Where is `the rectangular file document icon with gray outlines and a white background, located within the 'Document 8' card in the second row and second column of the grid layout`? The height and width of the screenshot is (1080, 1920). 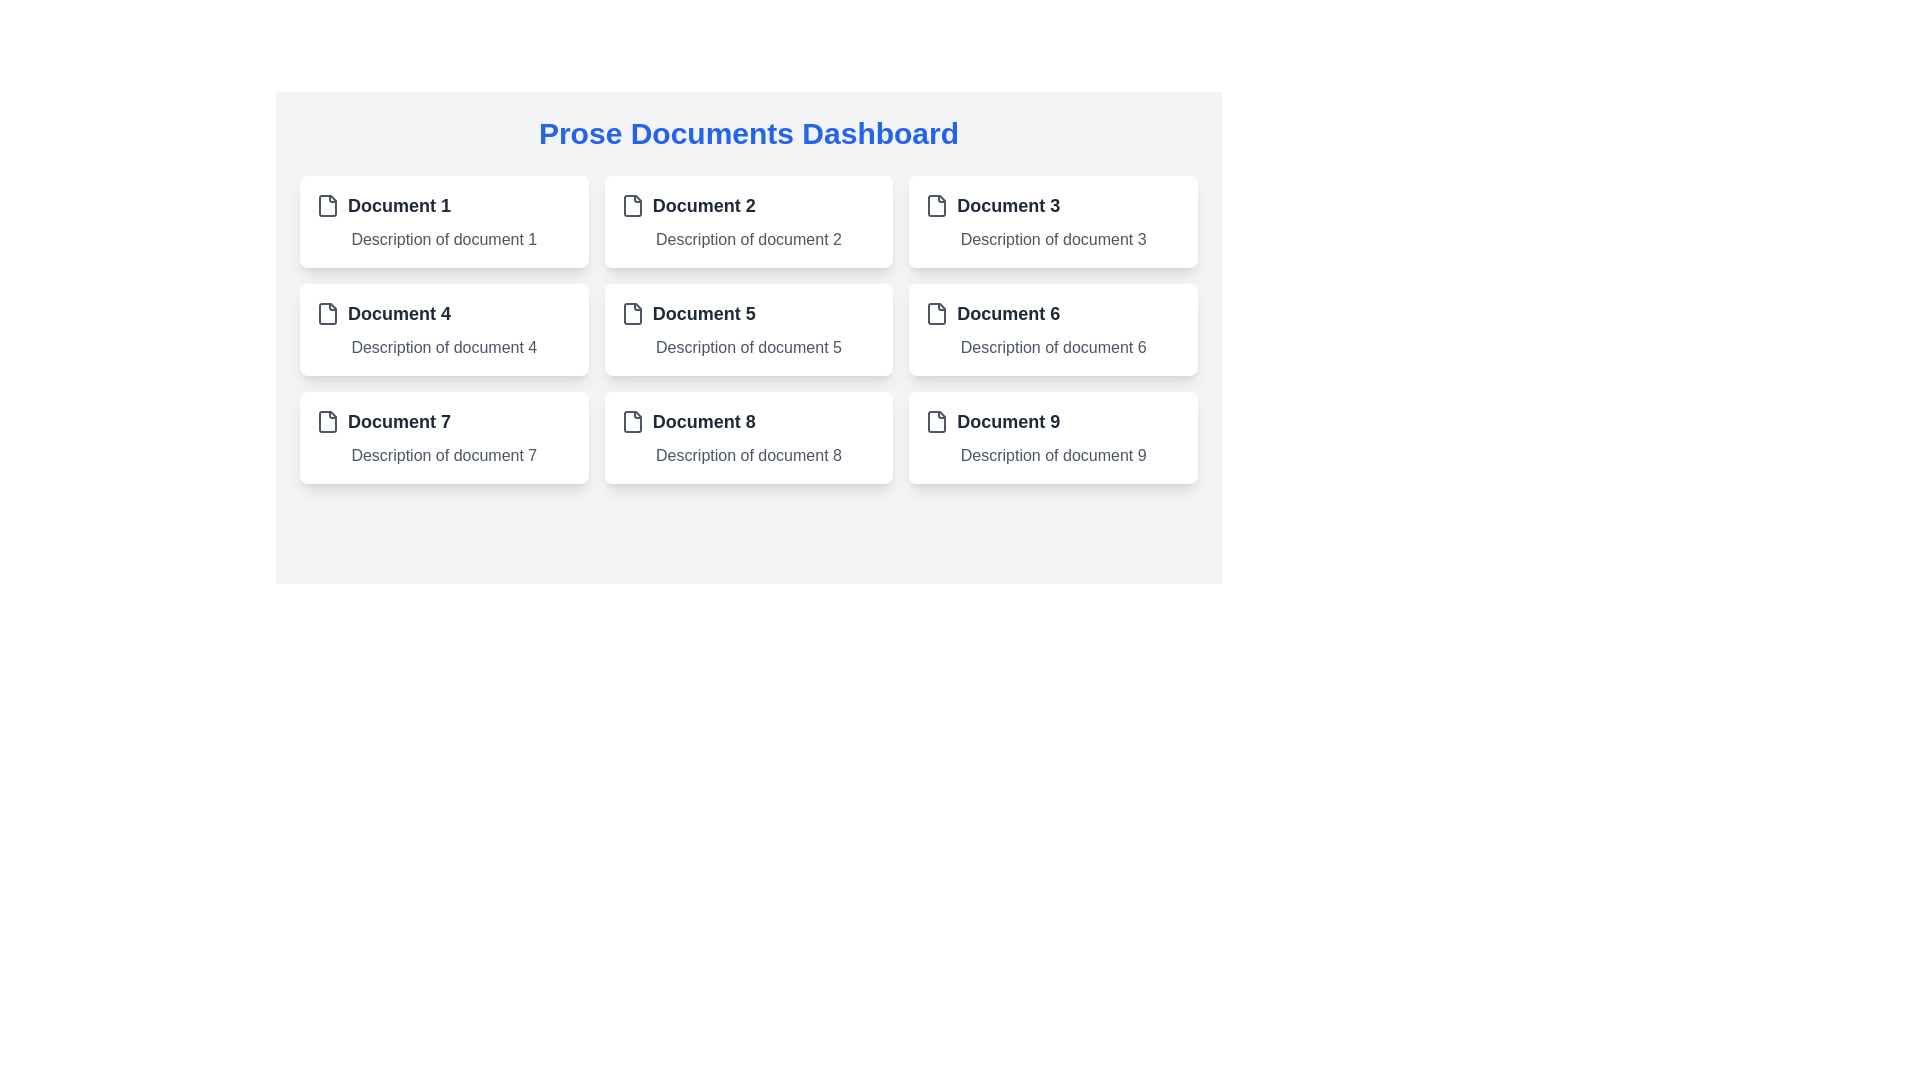
the rectangular file document icon with gray outlines and a white background, located within the 'Document 8' card in the second row and second column of the grid layout is located at coordinates (631, 420).